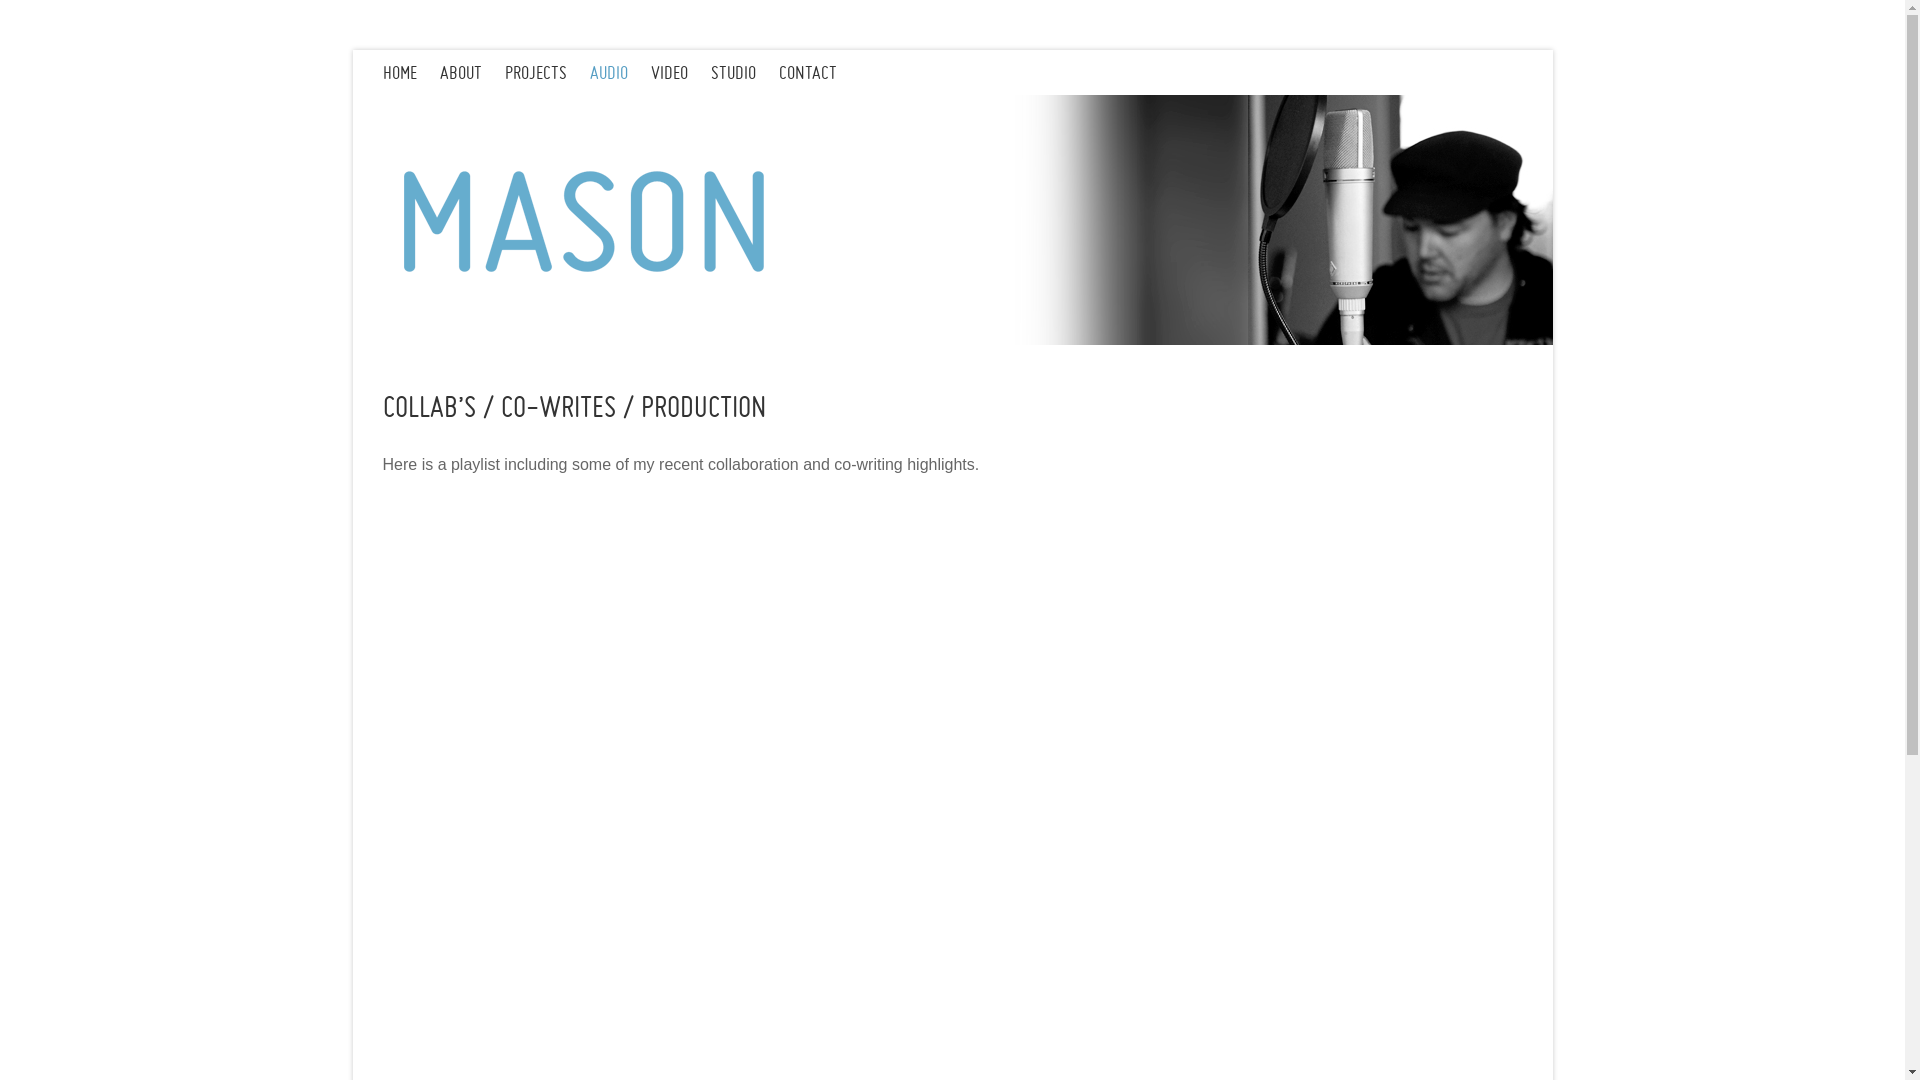  Describe the element at coordinates (743, 71) in the screenshot. I see `'STUDIO'` at that location.